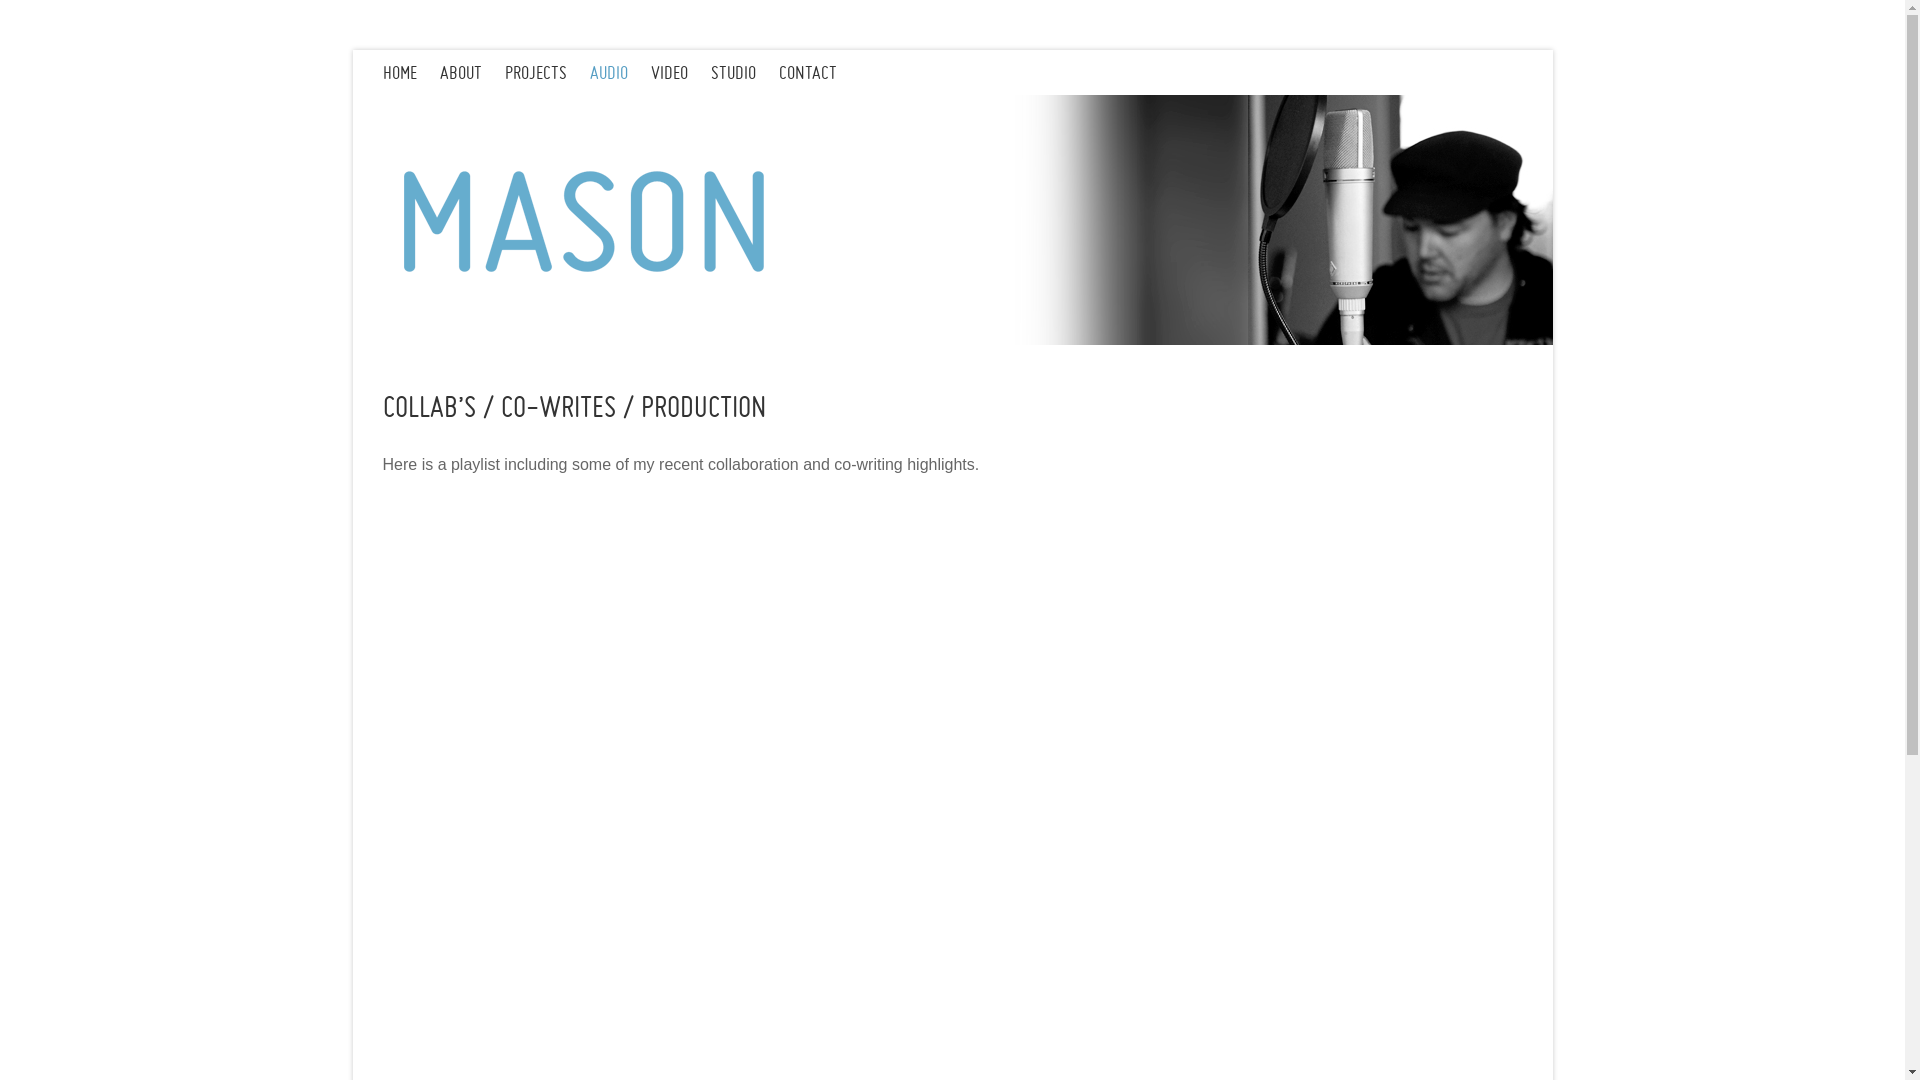  Describe the element at coordinates (743, 71) in the screenshot. I see `'STUDIO'` at that location.